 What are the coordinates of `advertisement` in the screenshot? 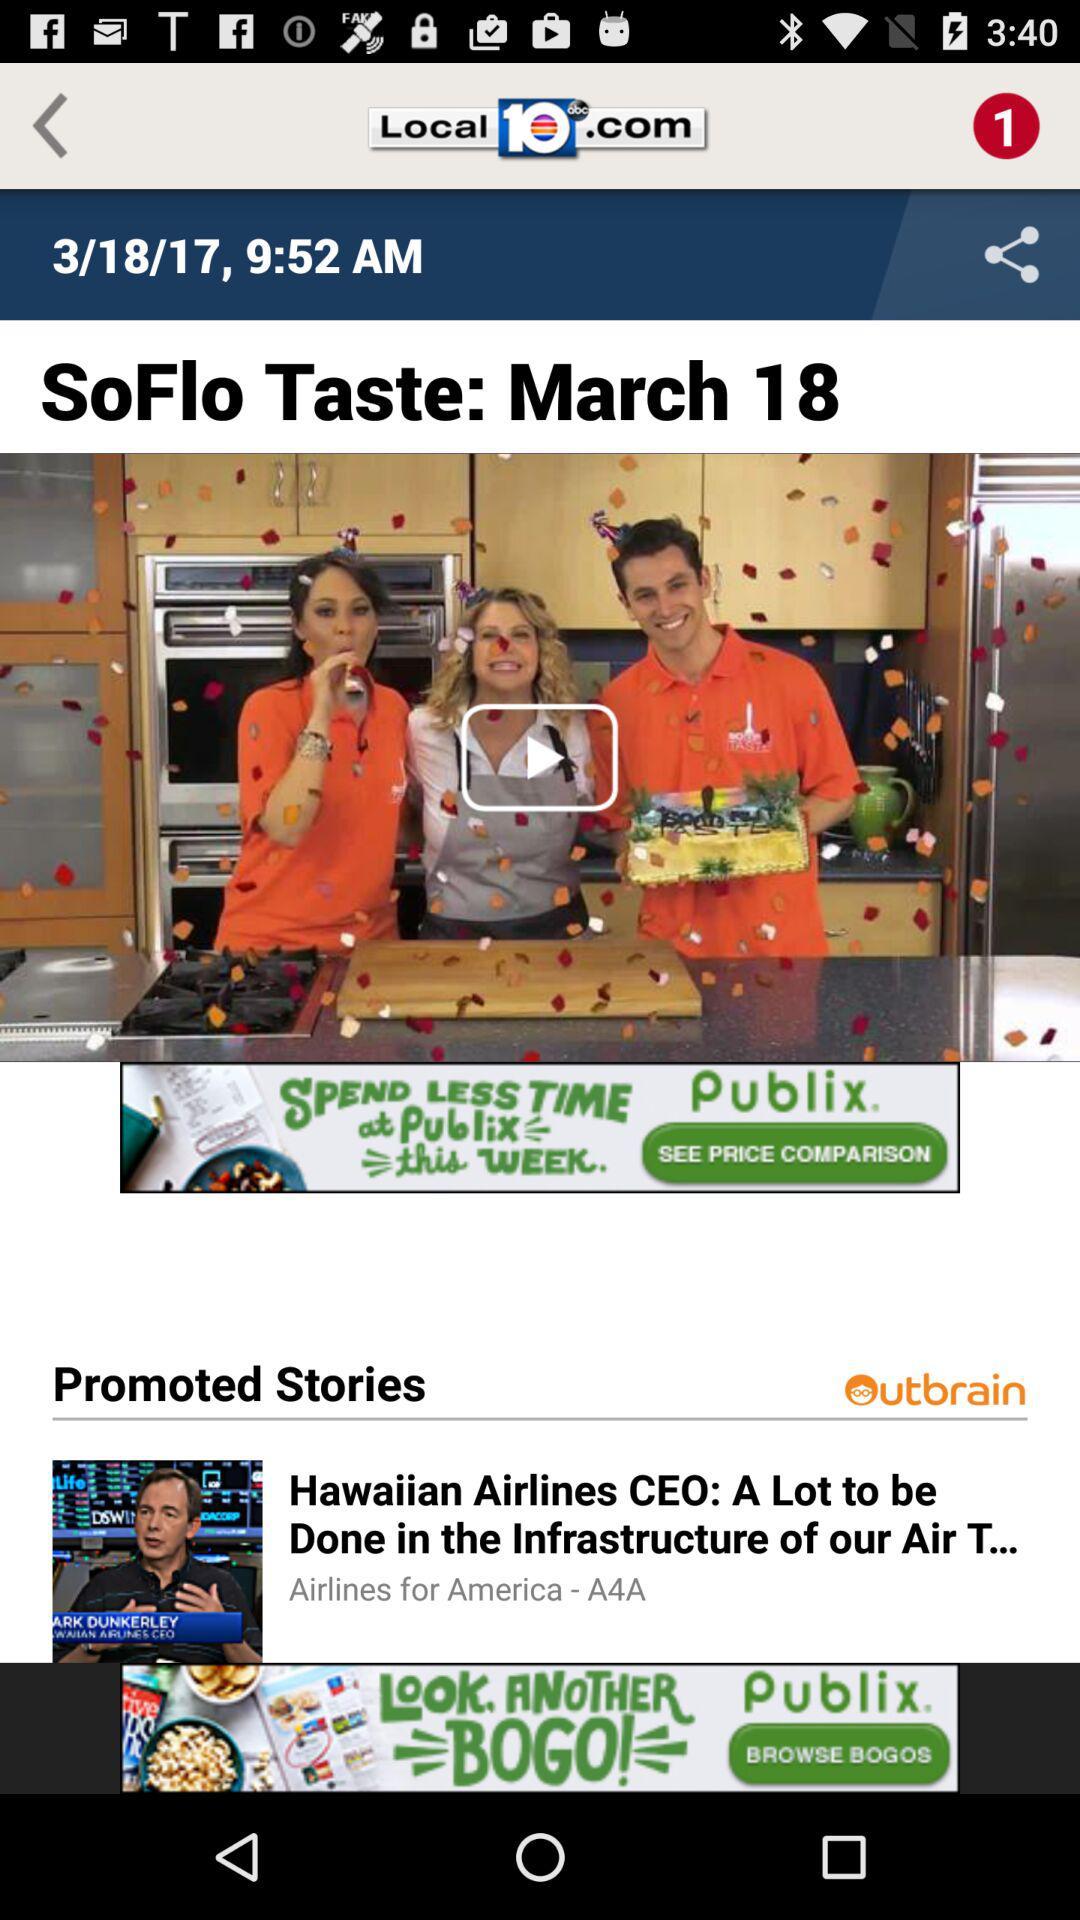 It's located at (540, 1127).